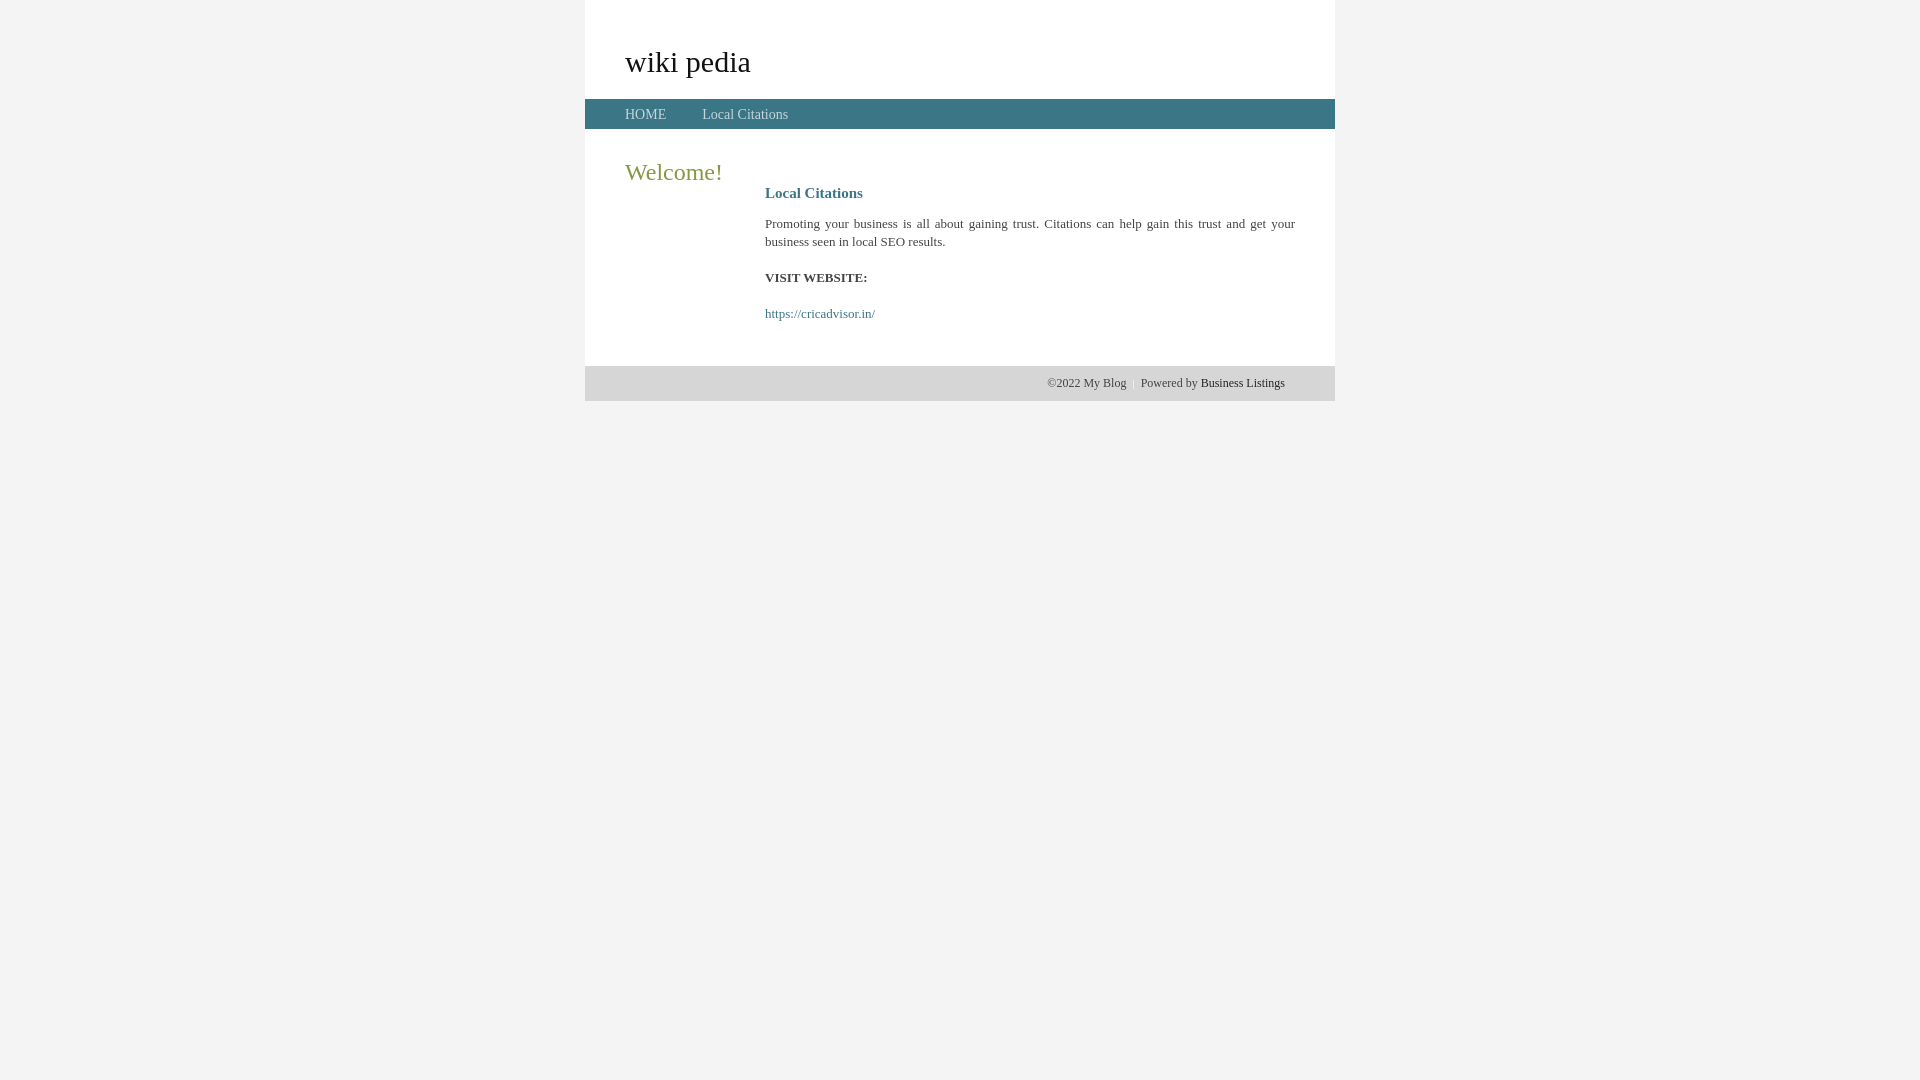  I want to click on 'Local Citations', so click(701, 114).